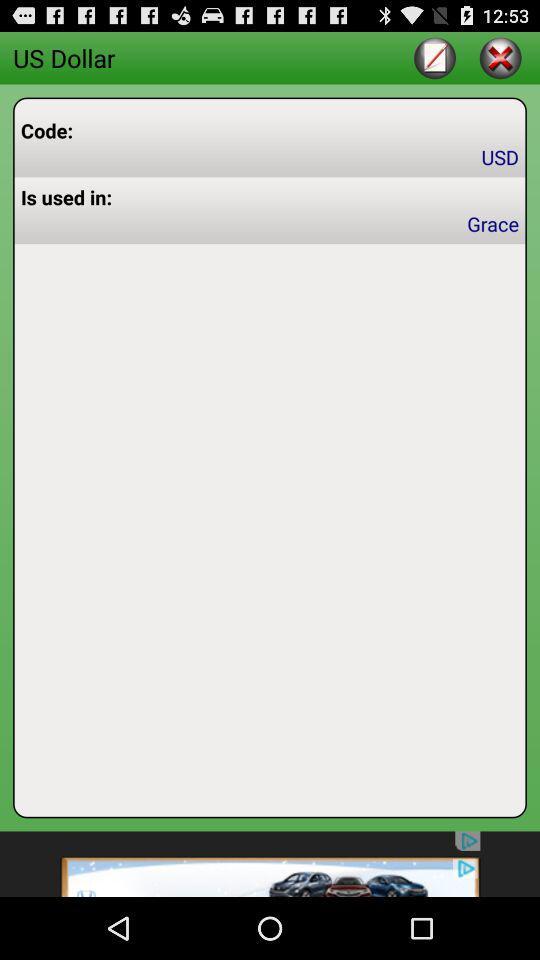 This screenshot has width=540, height=960. Describe the element at coordinates (270, 863) in the screenshot. I see `open advertisement` at that location.